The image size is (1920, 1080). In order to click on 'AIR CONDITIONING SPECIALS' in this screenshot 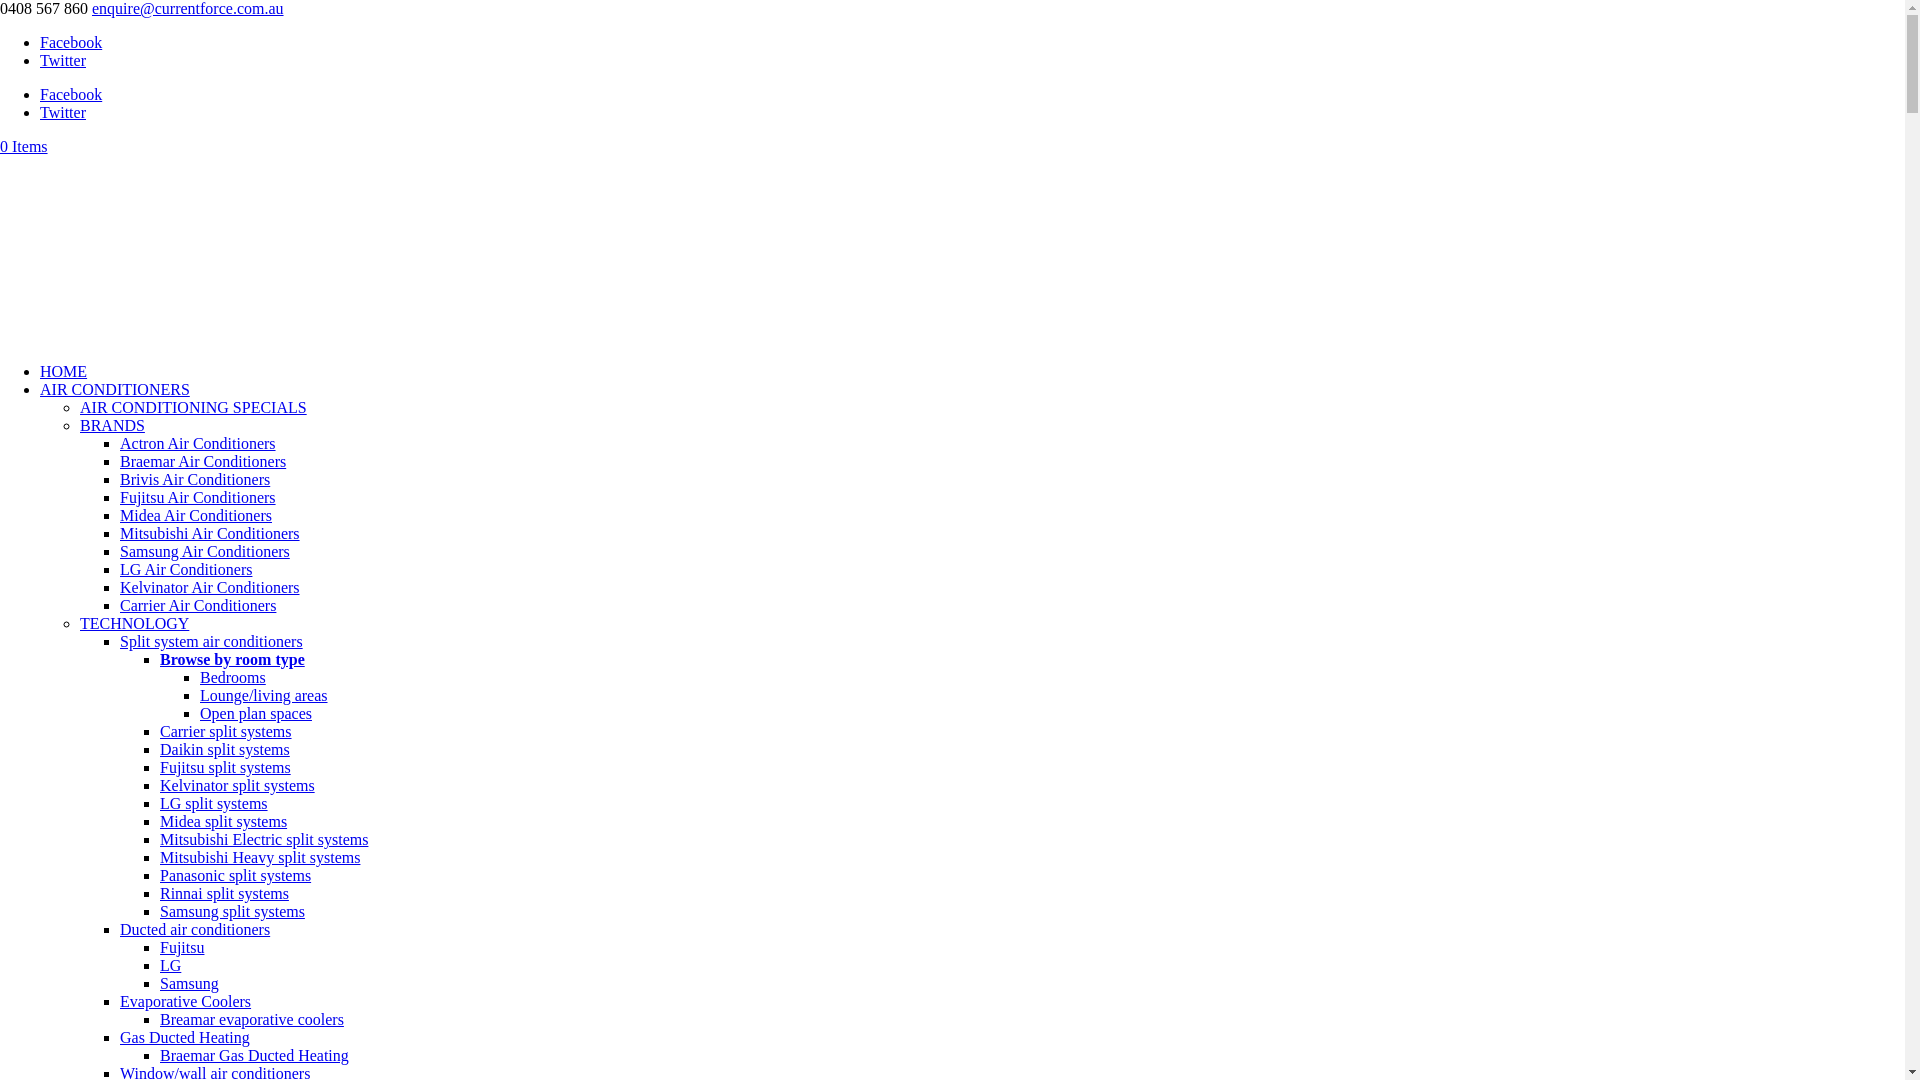, I will do `click(193, 406)`.